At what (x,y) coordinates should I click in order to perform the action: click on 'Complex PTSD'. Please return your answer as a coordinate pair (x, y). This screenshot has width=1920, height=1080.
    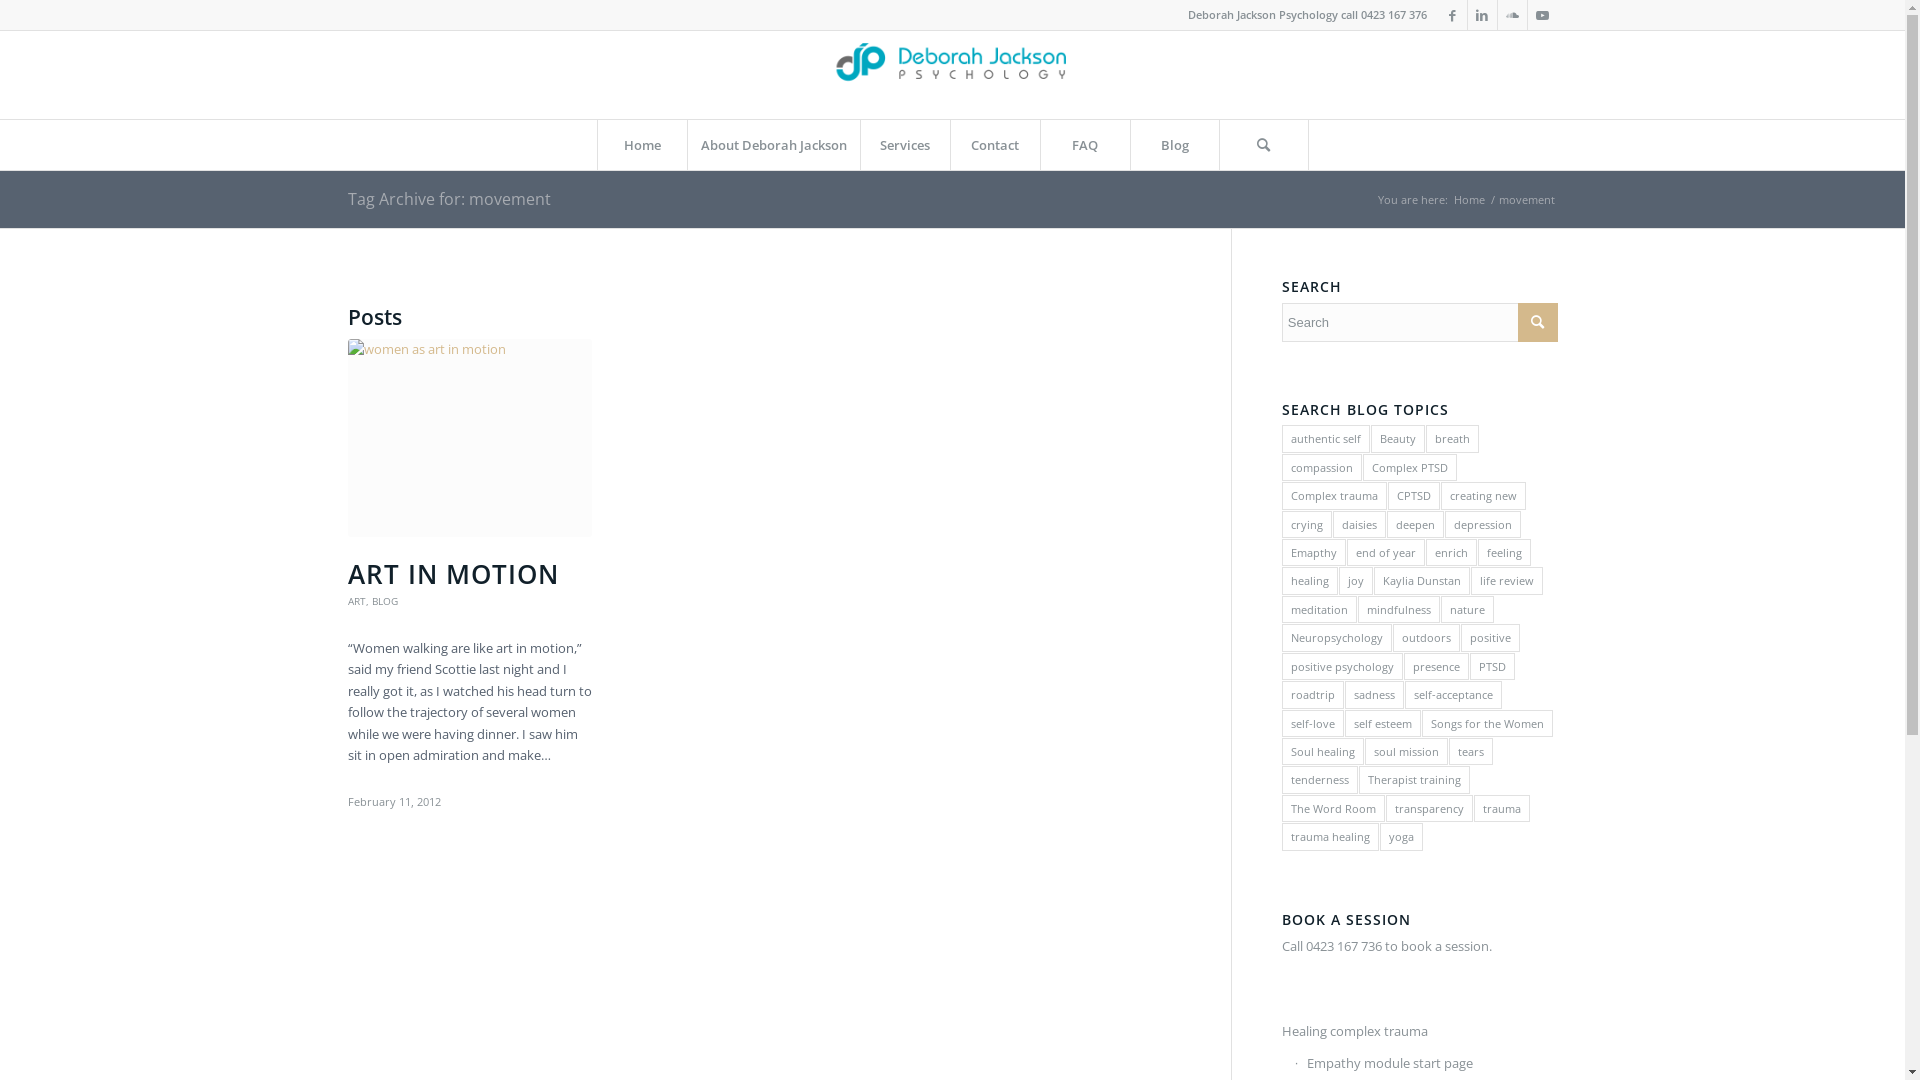
    Looking at the image, I should click on (1362, 467).